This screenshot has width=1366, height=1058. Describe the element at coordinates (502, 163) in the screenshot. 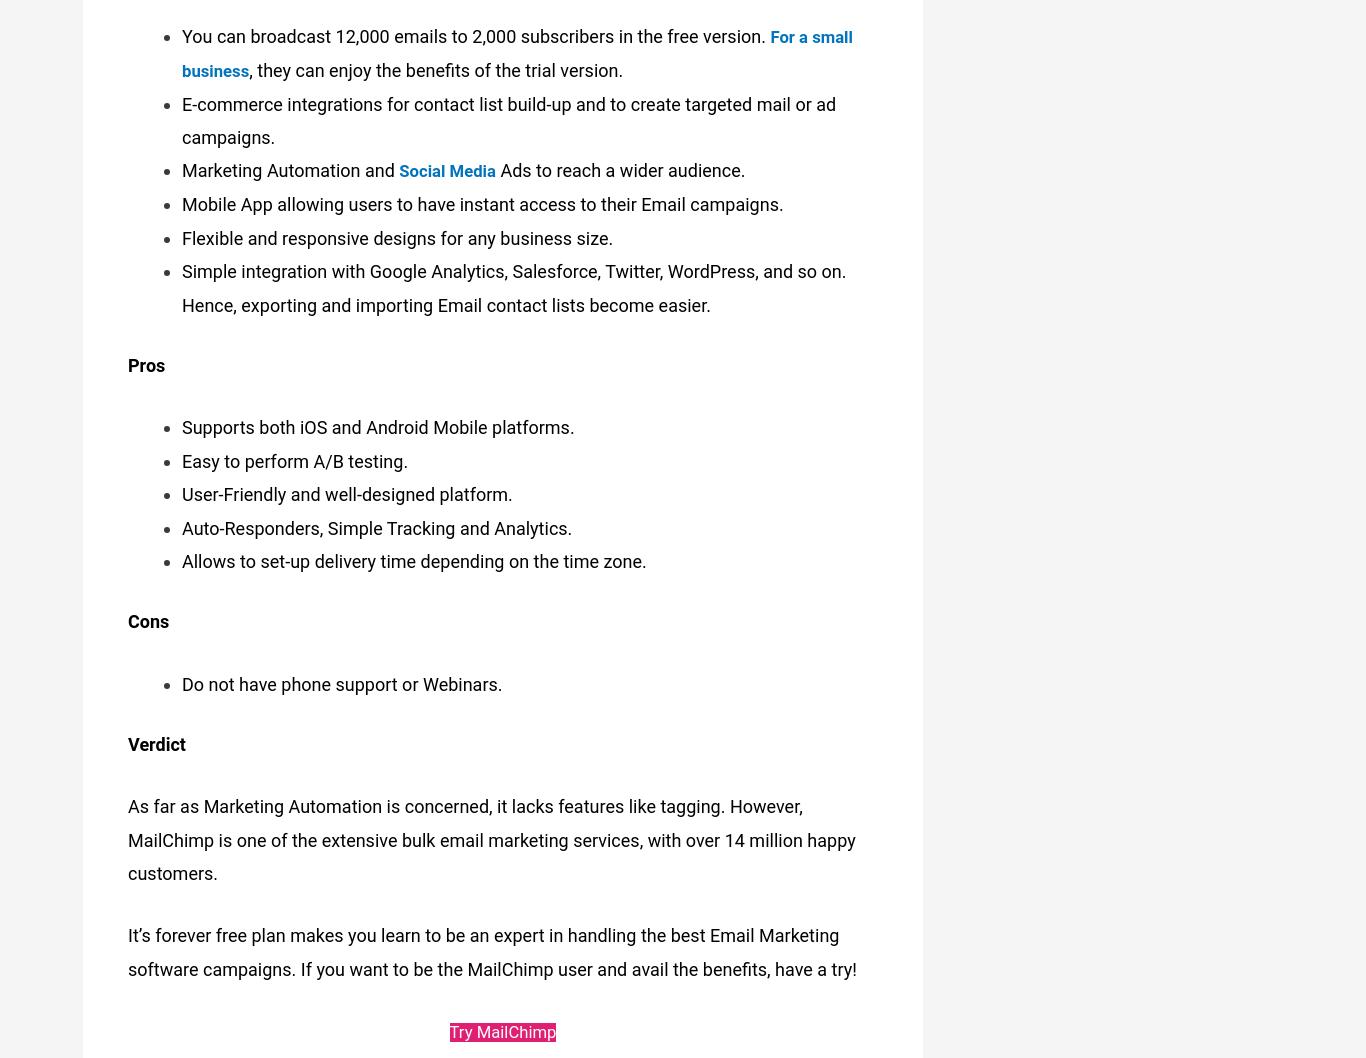

I see `'Ads to reach a wider audience.'` at that location.